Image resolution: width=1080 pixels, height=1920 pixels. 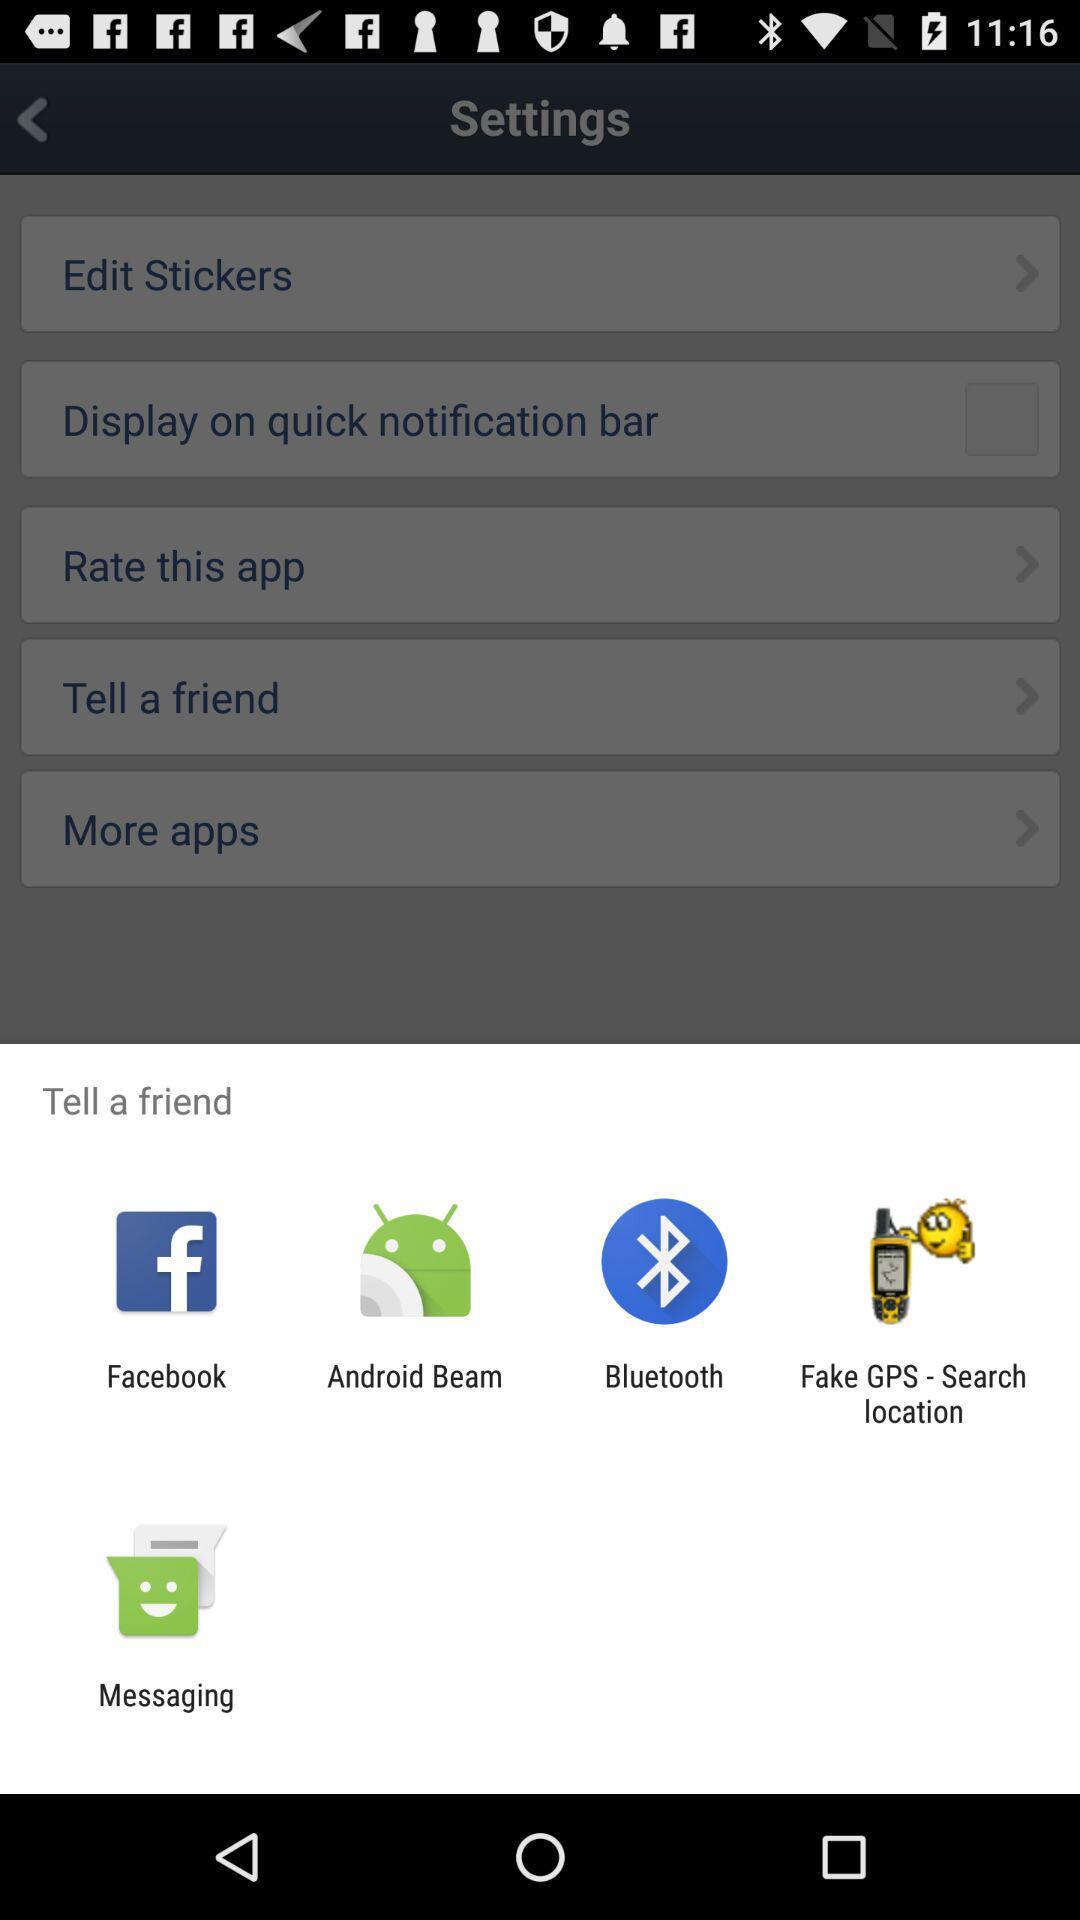 I want to click on item to the left of the android beam item, so click(x=165, y=1392).